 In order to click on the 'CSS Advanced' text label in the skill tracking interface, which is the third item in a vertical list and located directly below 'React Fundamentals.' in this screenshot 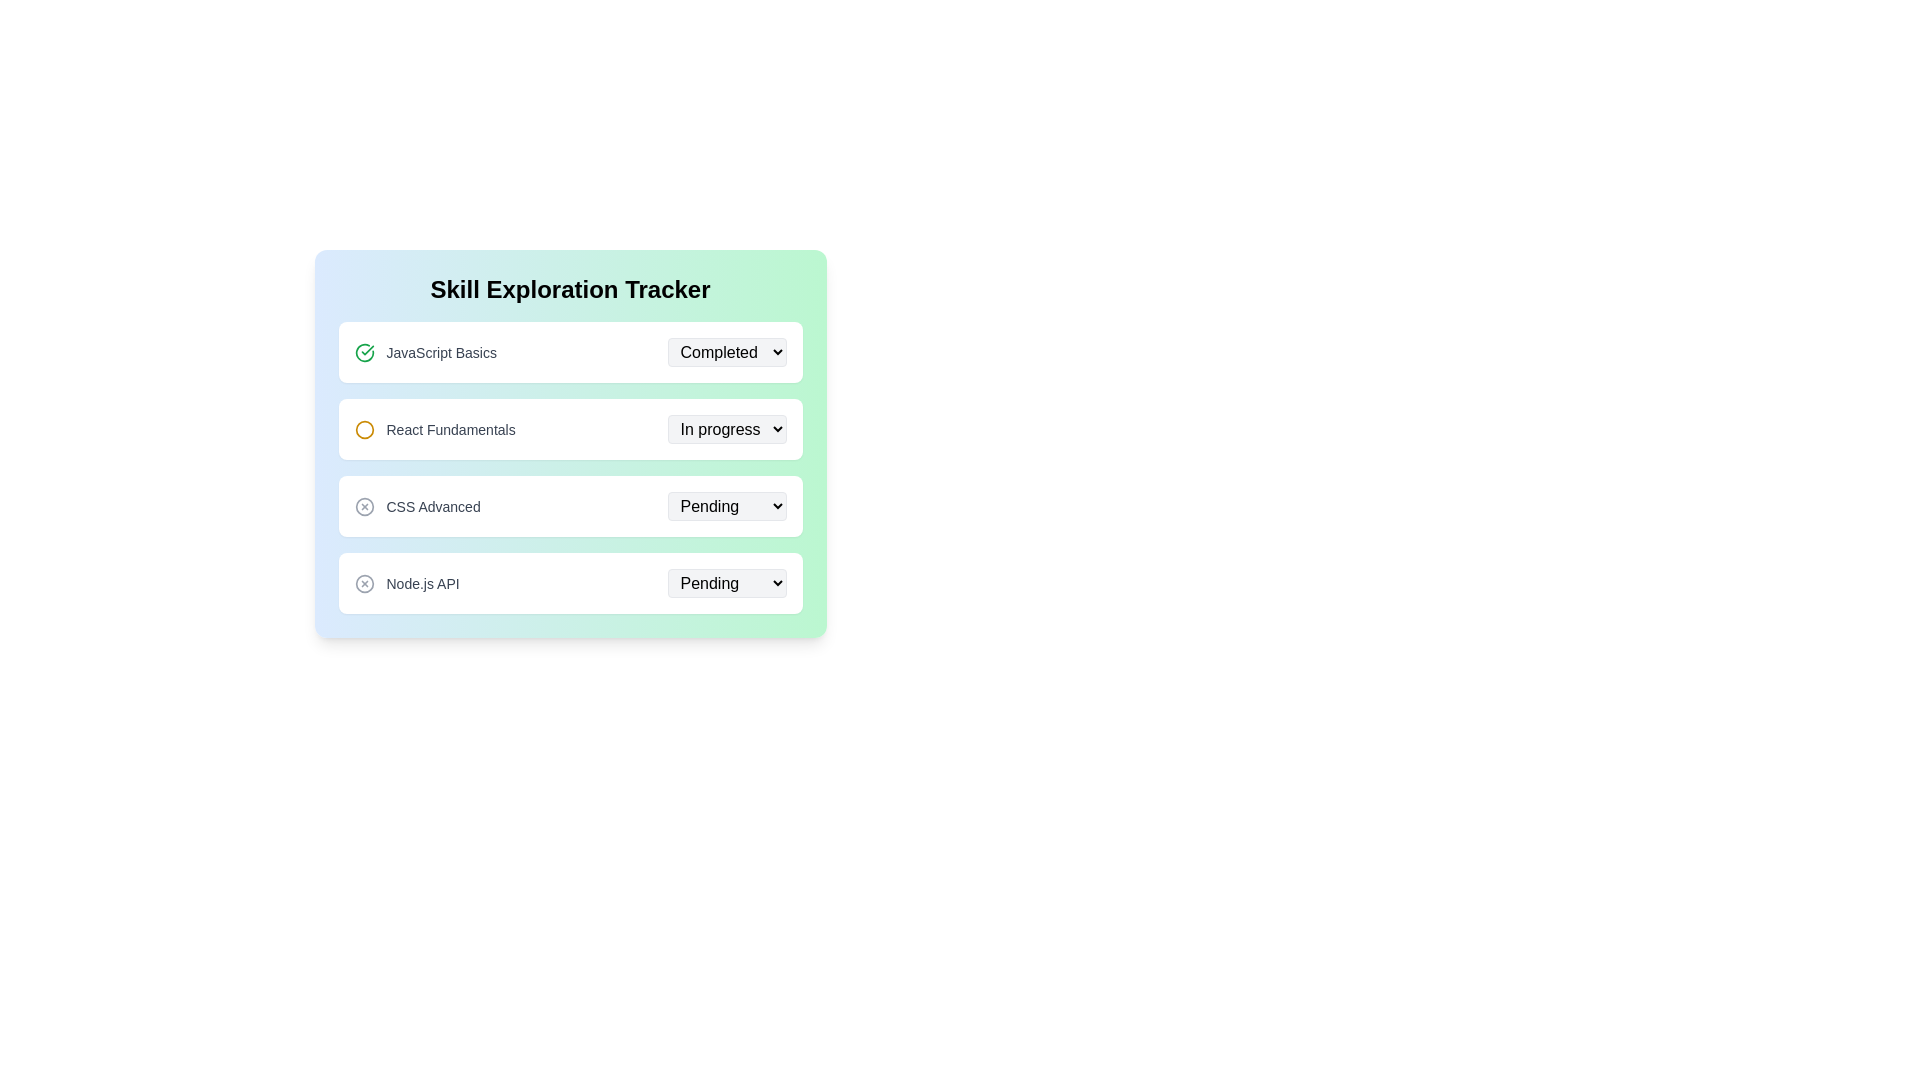, I will do `click(432, 505)`.